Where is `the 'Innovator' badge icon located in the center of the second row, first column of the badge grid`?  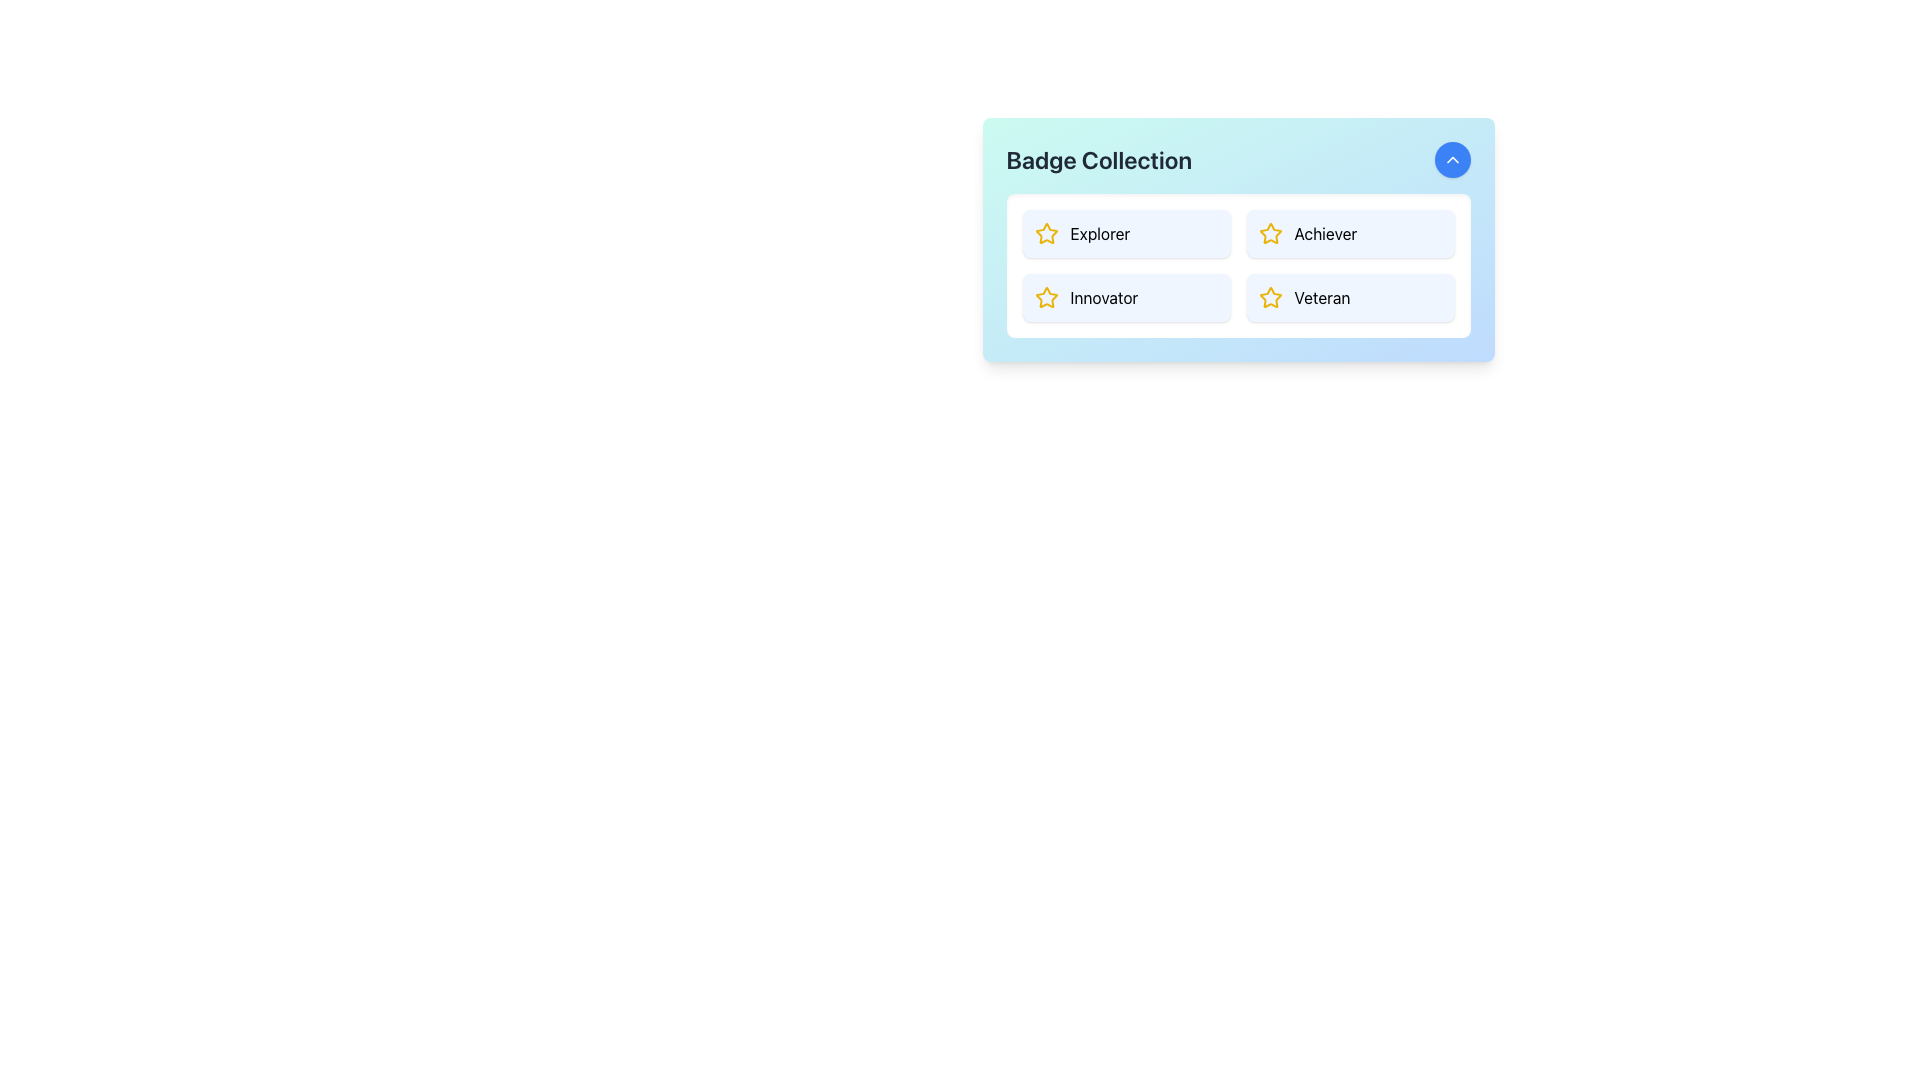
the 'Innovator' badge icon located in the center of the second row, first column of the badge grid is located at coordinates (1045, 297).